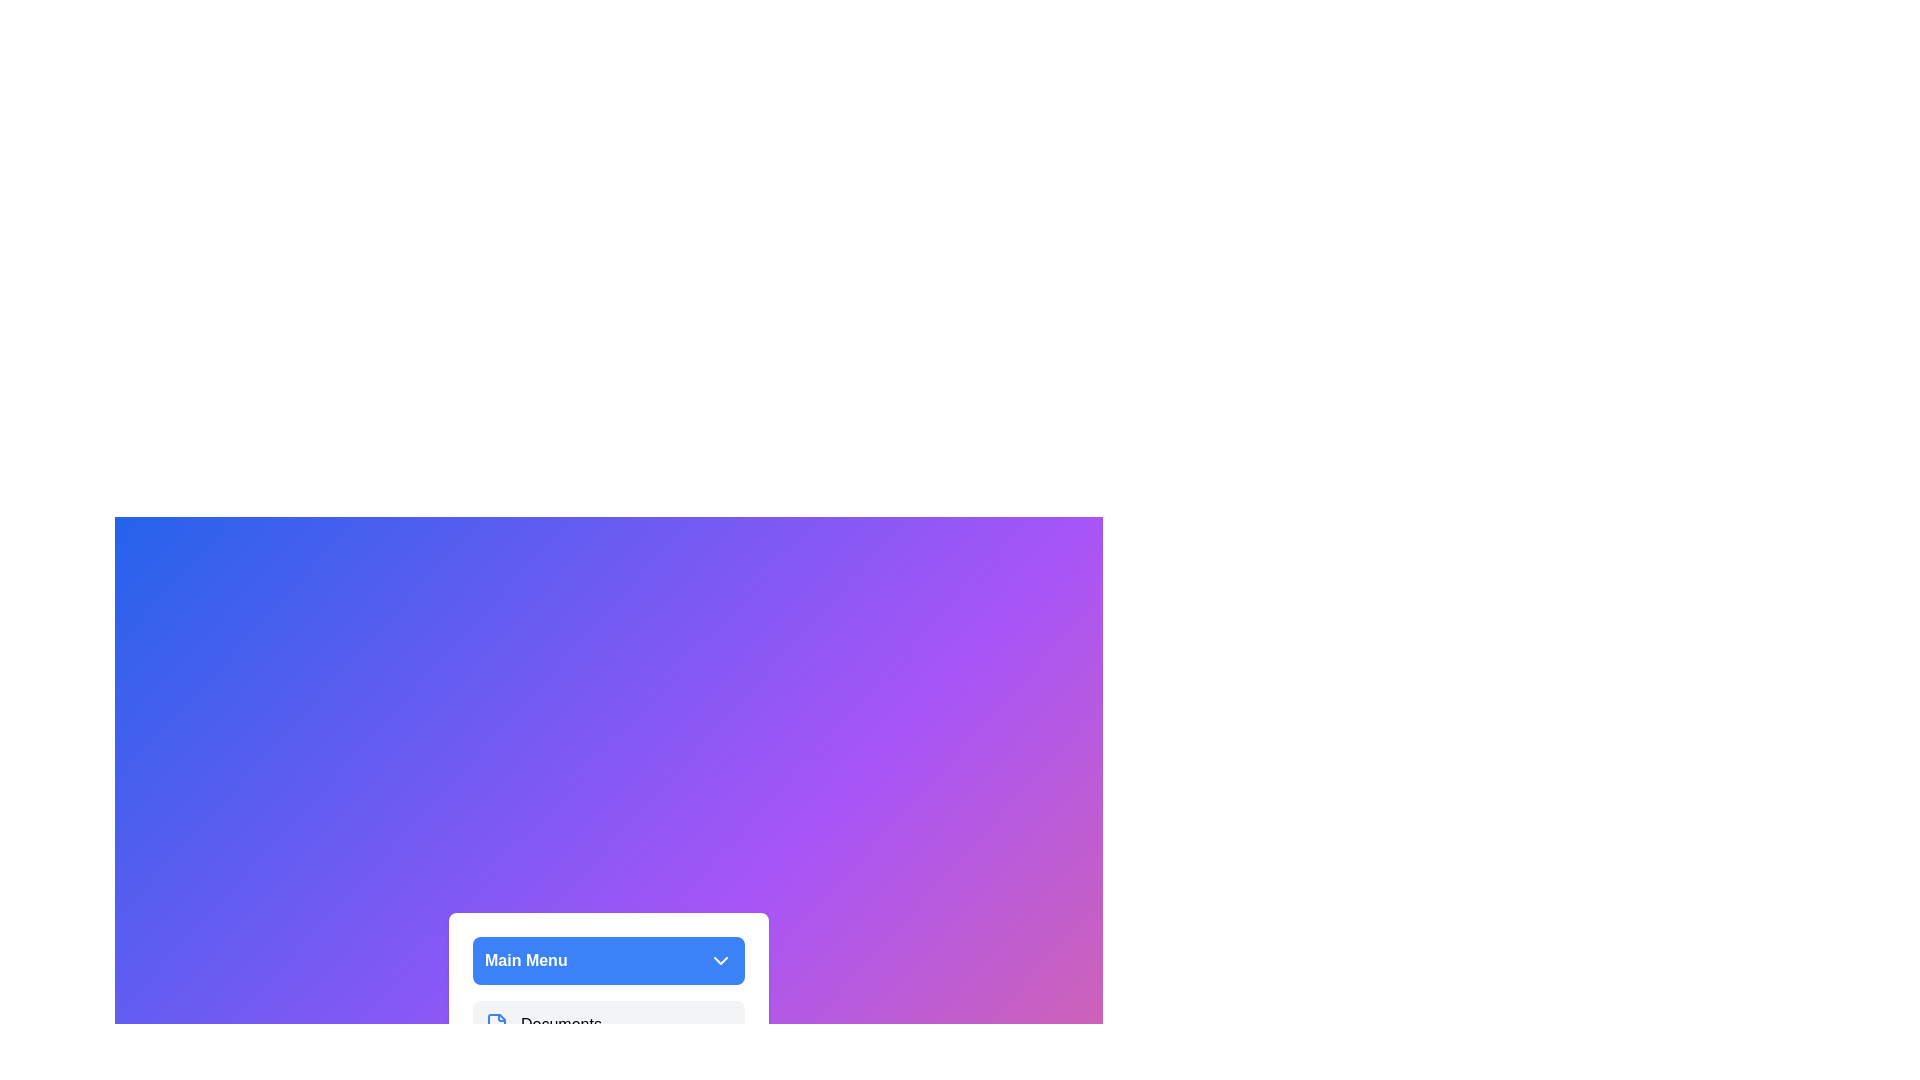  Describe the element at coordinates (608, 959) in the screenshot. I see `the 'Main Menu' button to toggle the menu visibility` at that location.